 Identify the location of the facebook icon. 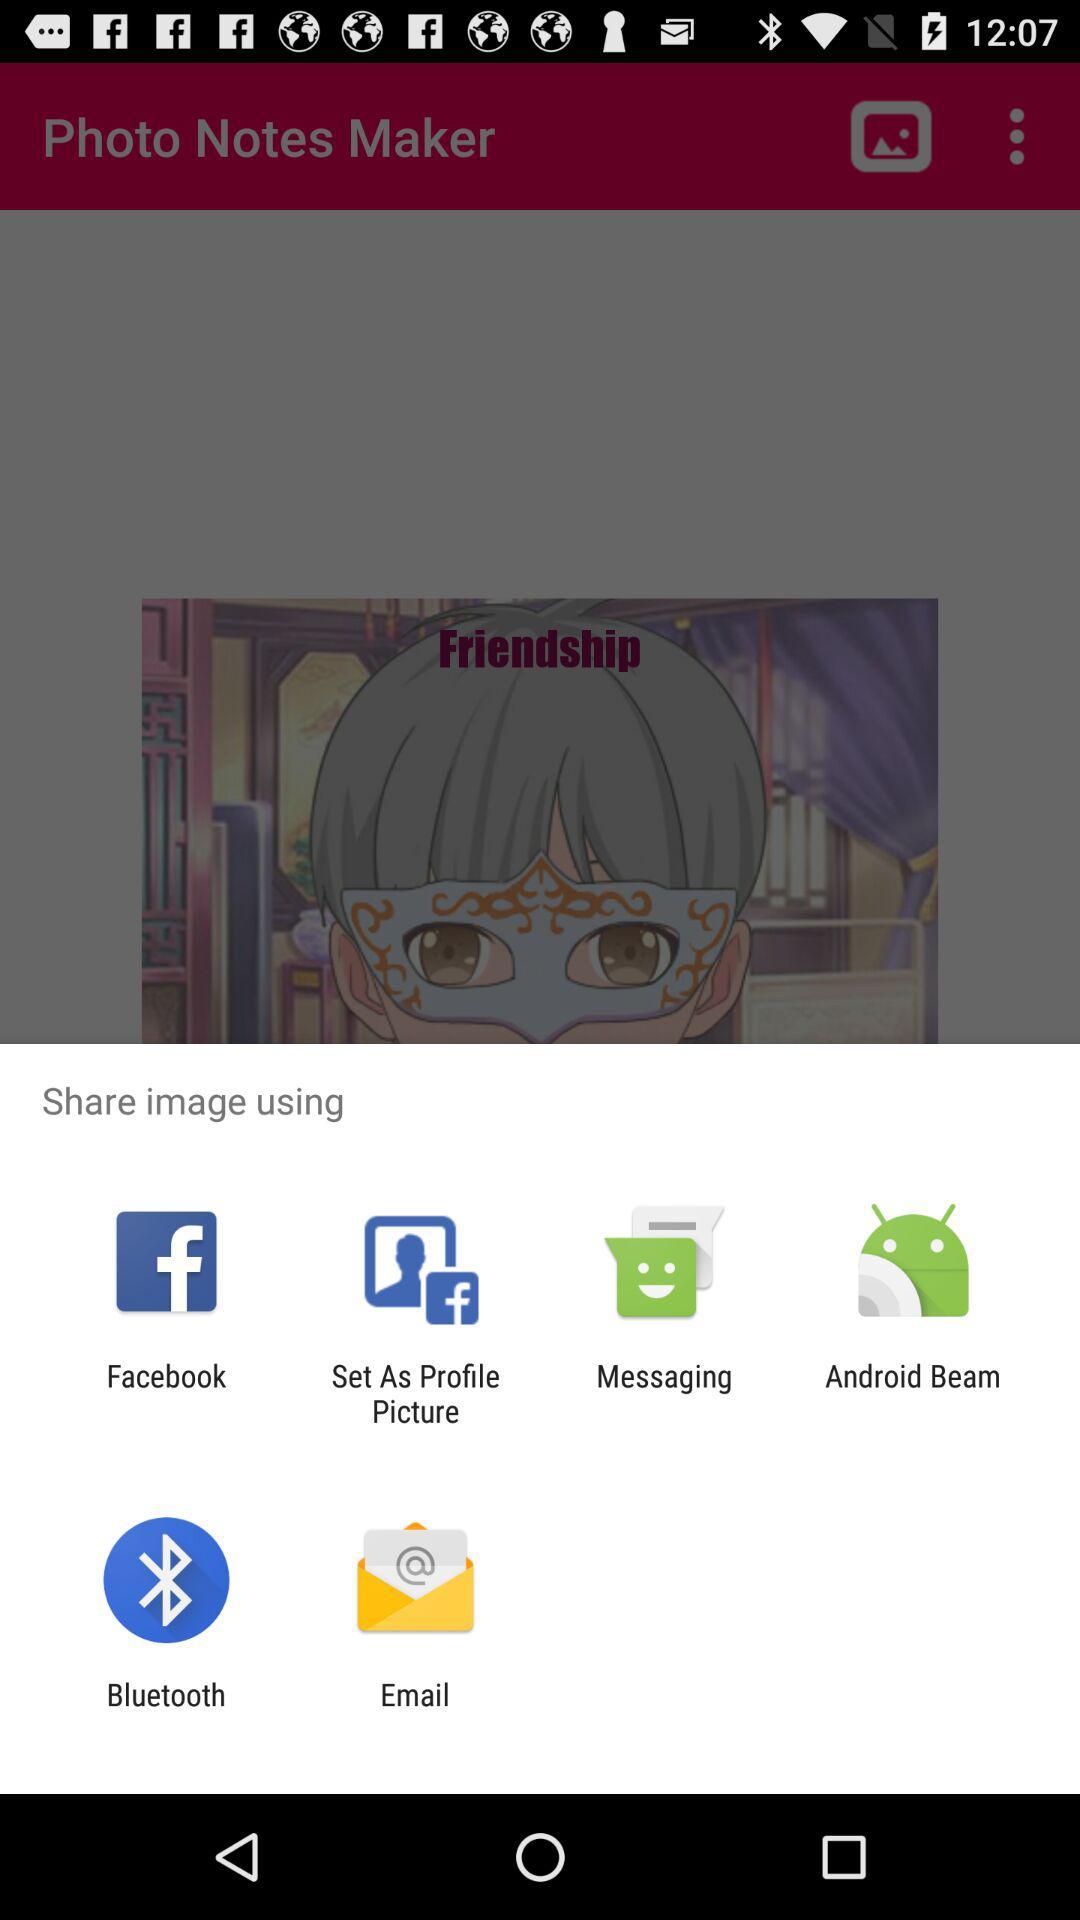
(165, 1392).